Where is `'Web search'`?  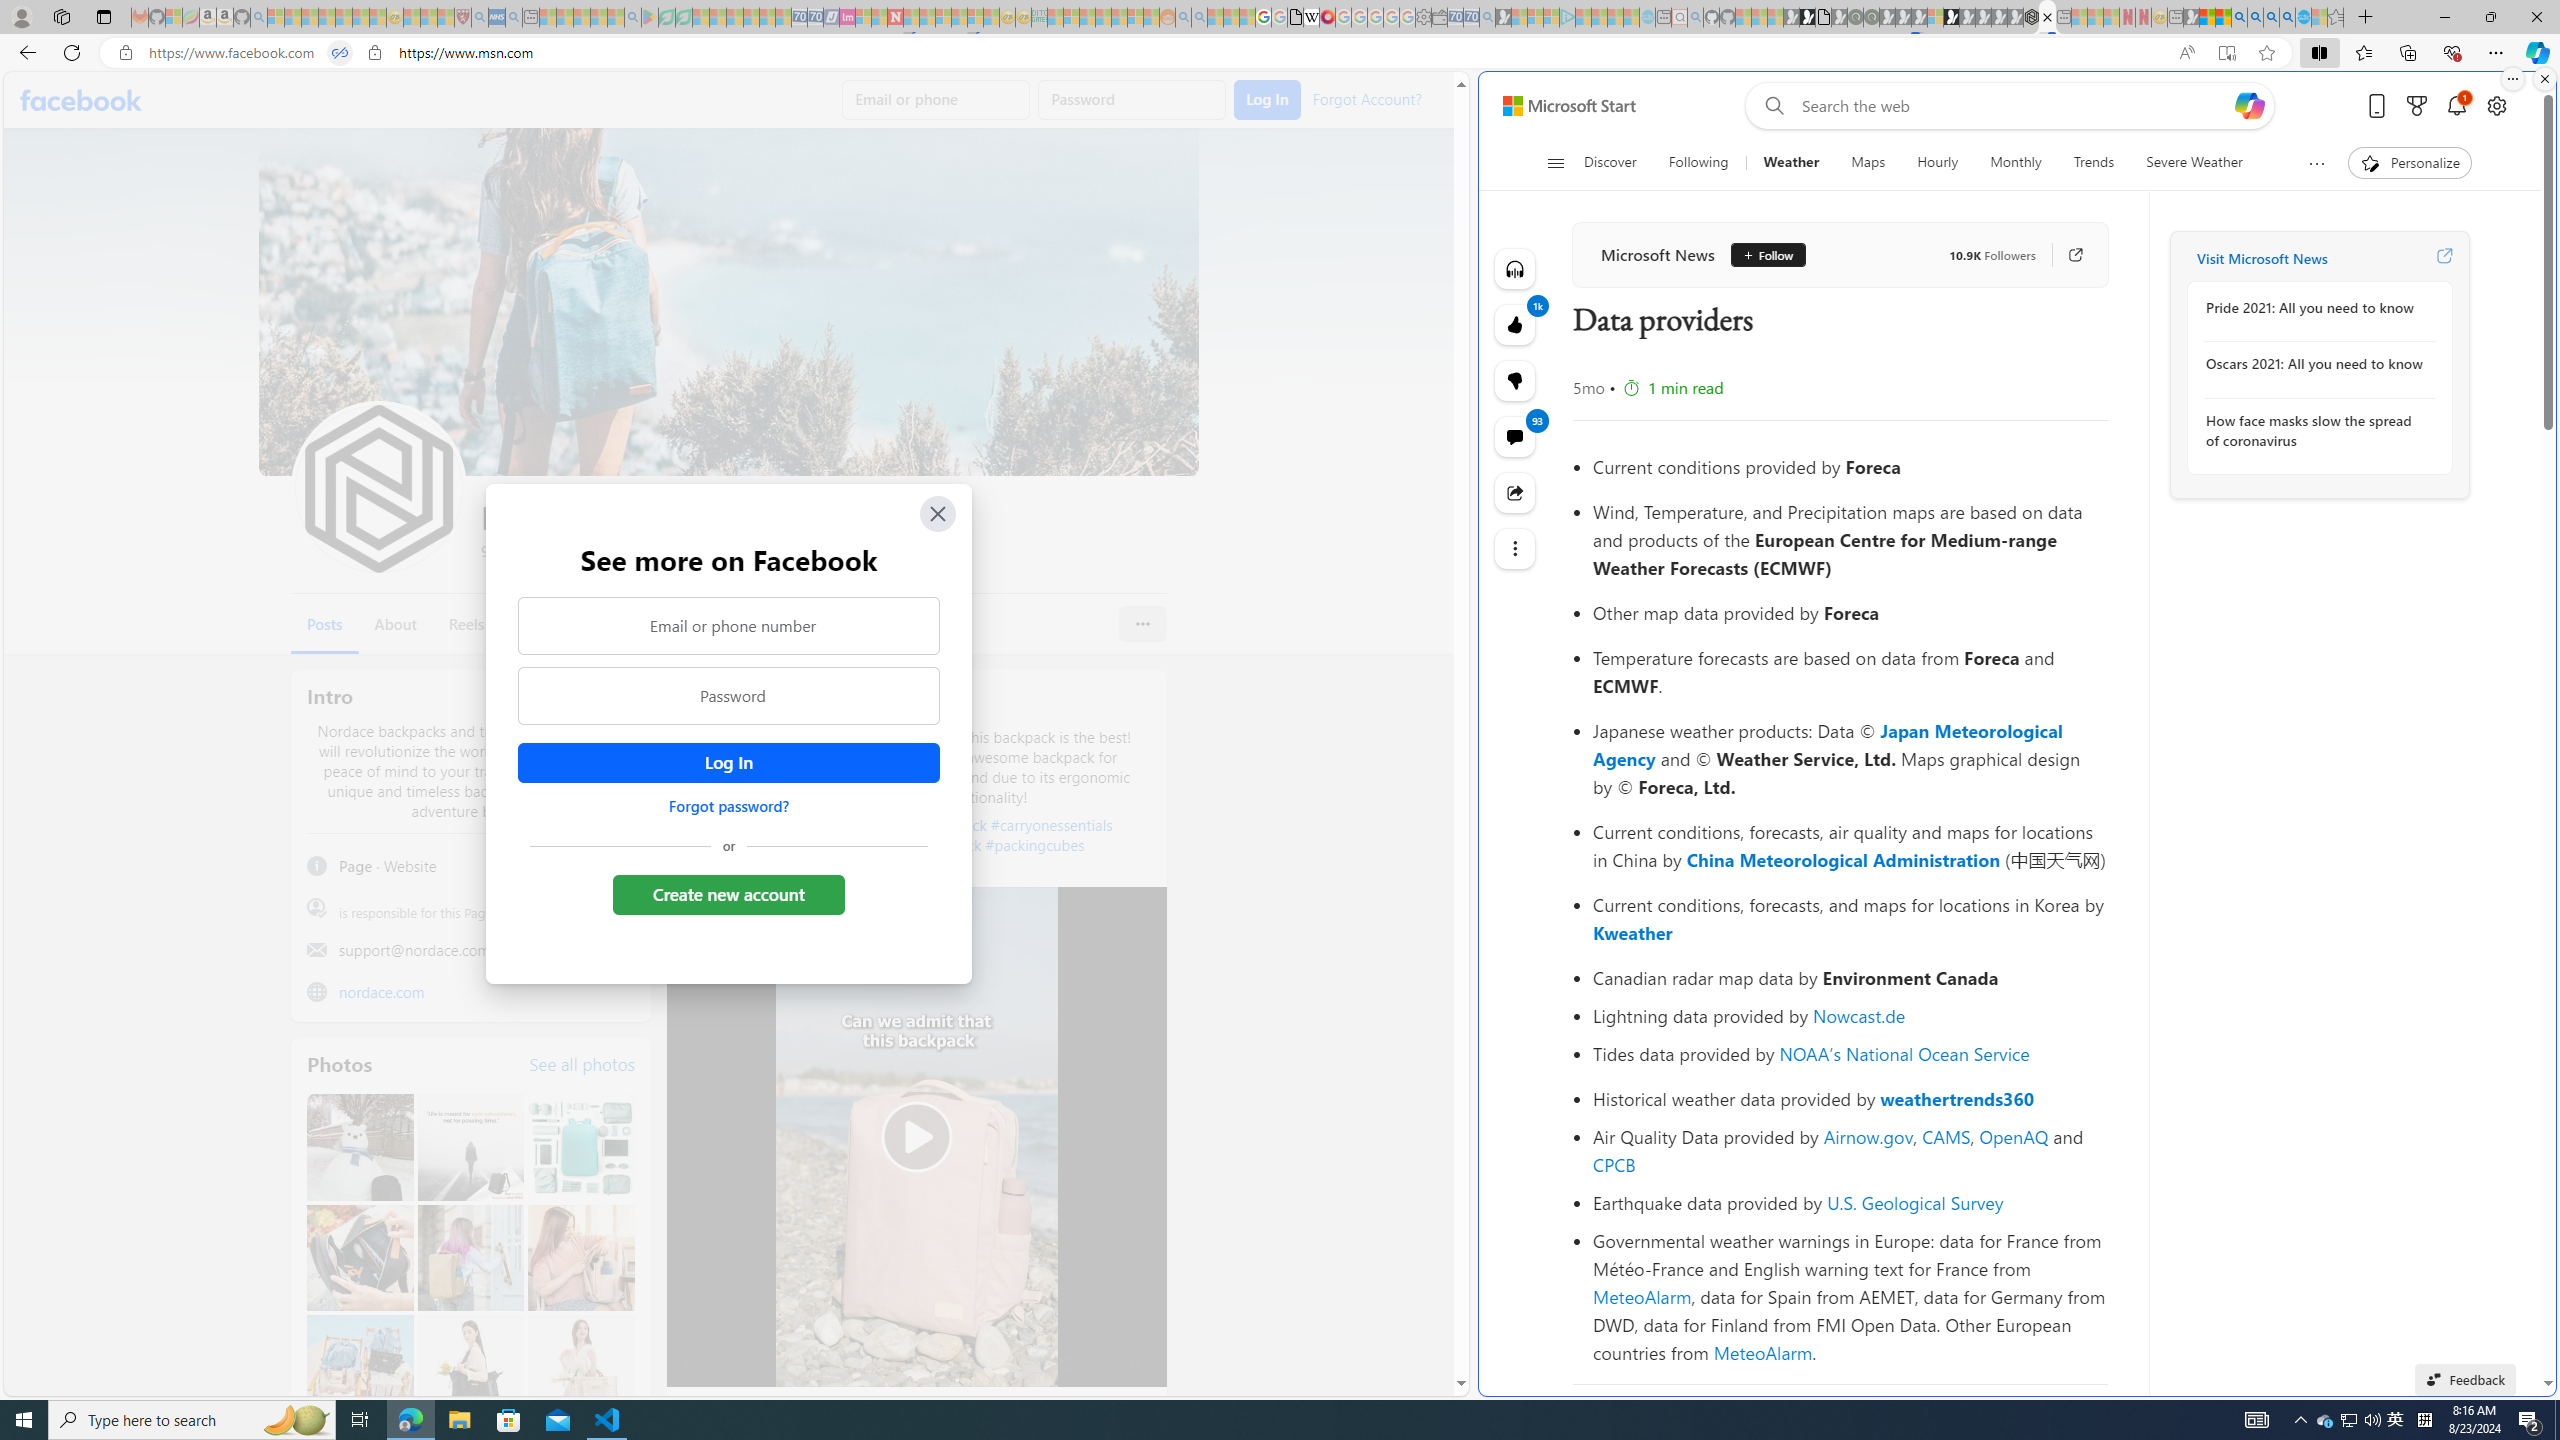
'Web search' is located at coordinates (1770, 106).